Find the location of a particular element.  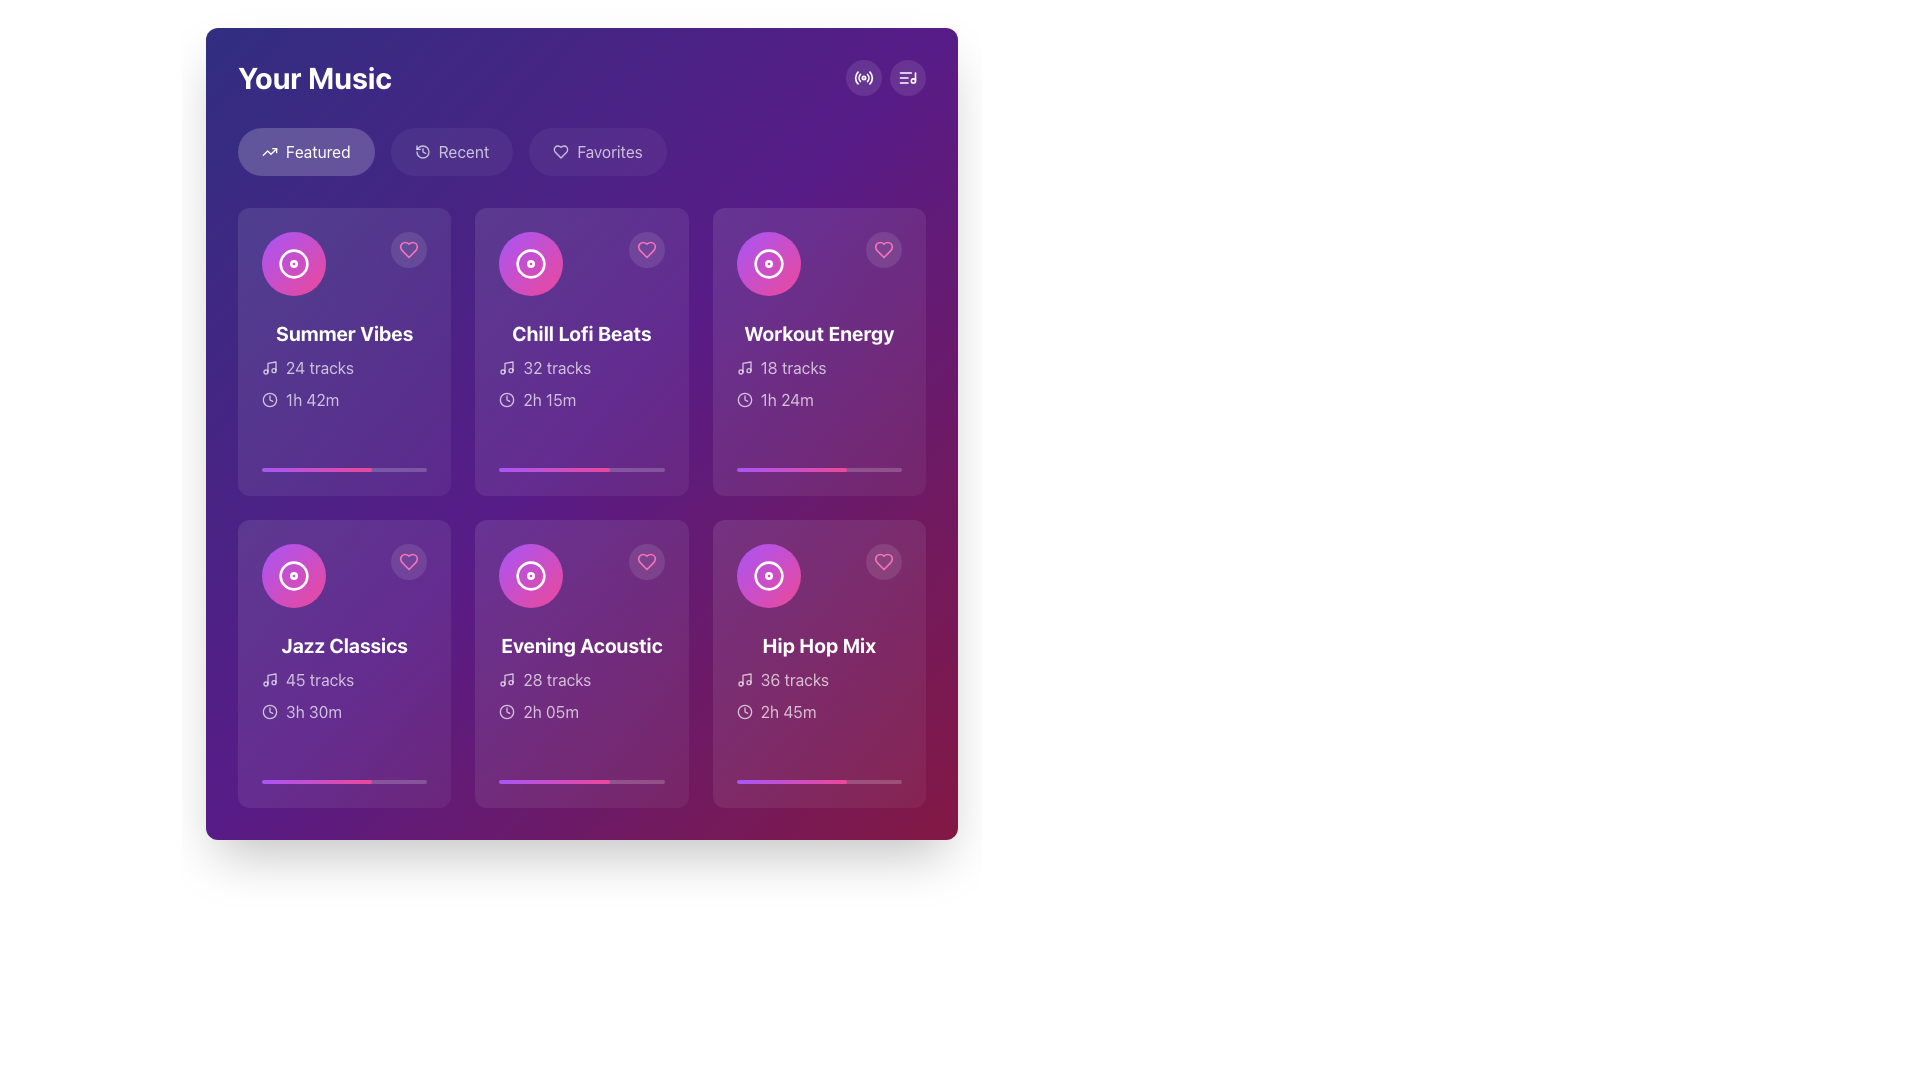

the favorite button located in the top-right corner of the 'Jazz Classics' card is located at coordinates (408, 562).